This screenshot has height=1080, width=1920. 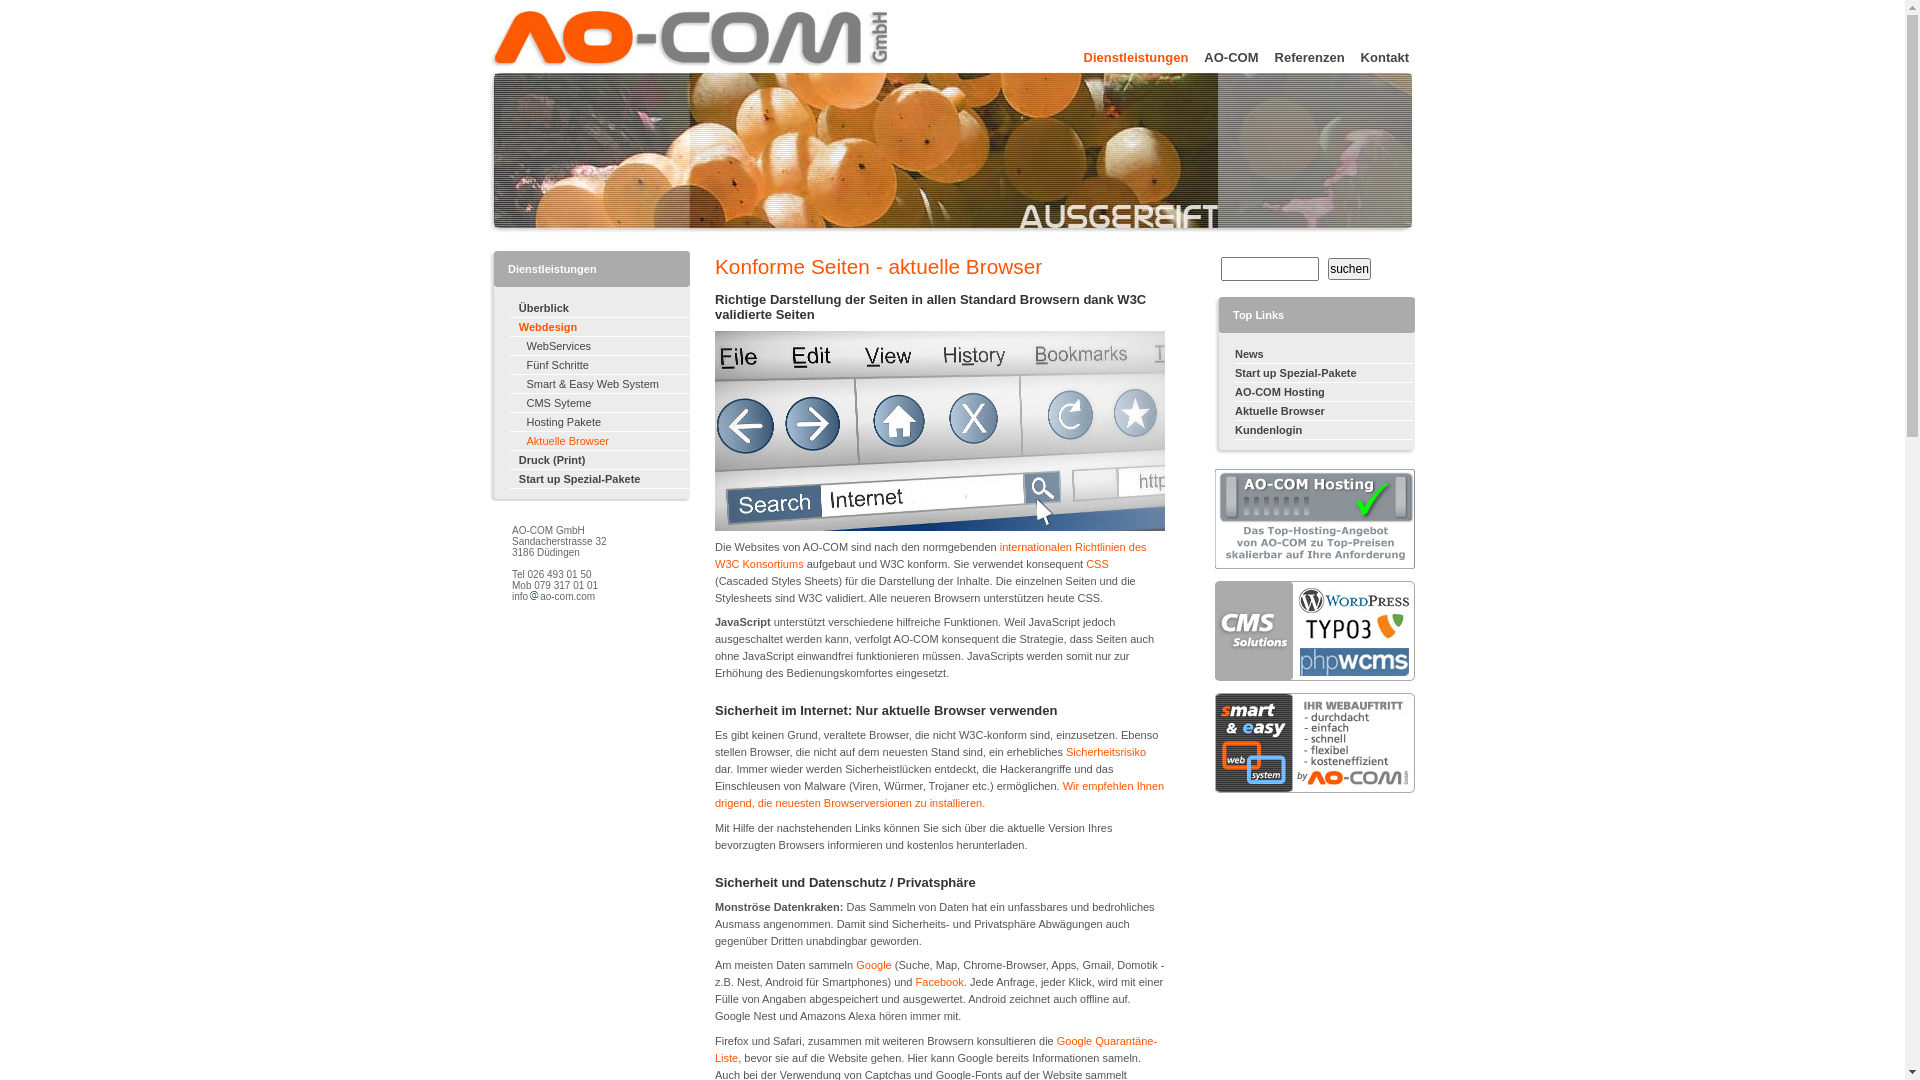 What do you see at coordinates (1324, 429) in the screenshot?
I see `'Kundenlogin'` at bounding box center [1324, 429].